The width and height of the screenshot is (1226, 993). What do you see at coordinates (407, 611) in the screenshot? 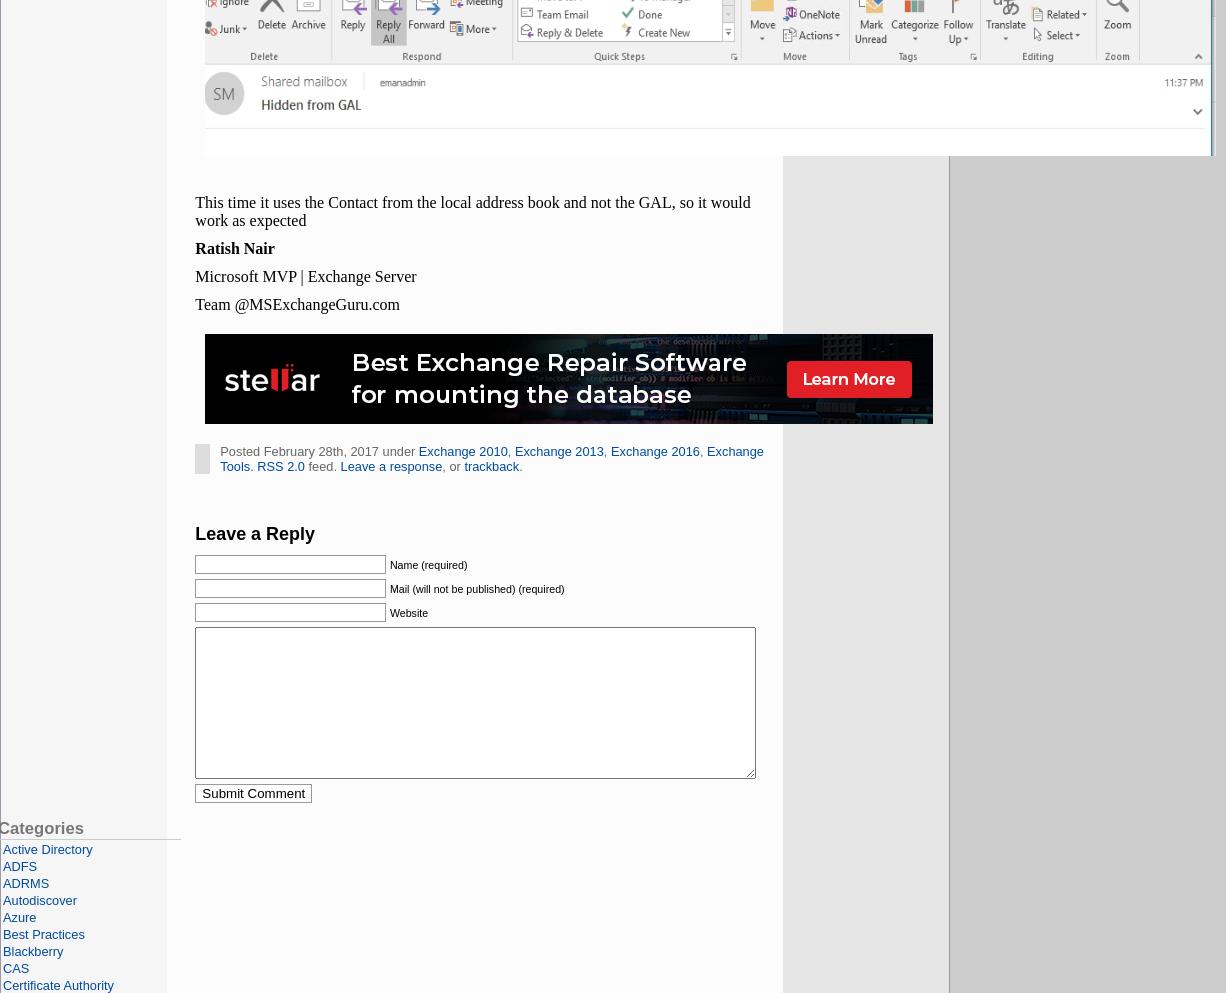
I see `'Website'` at bounding box center [407, 611].